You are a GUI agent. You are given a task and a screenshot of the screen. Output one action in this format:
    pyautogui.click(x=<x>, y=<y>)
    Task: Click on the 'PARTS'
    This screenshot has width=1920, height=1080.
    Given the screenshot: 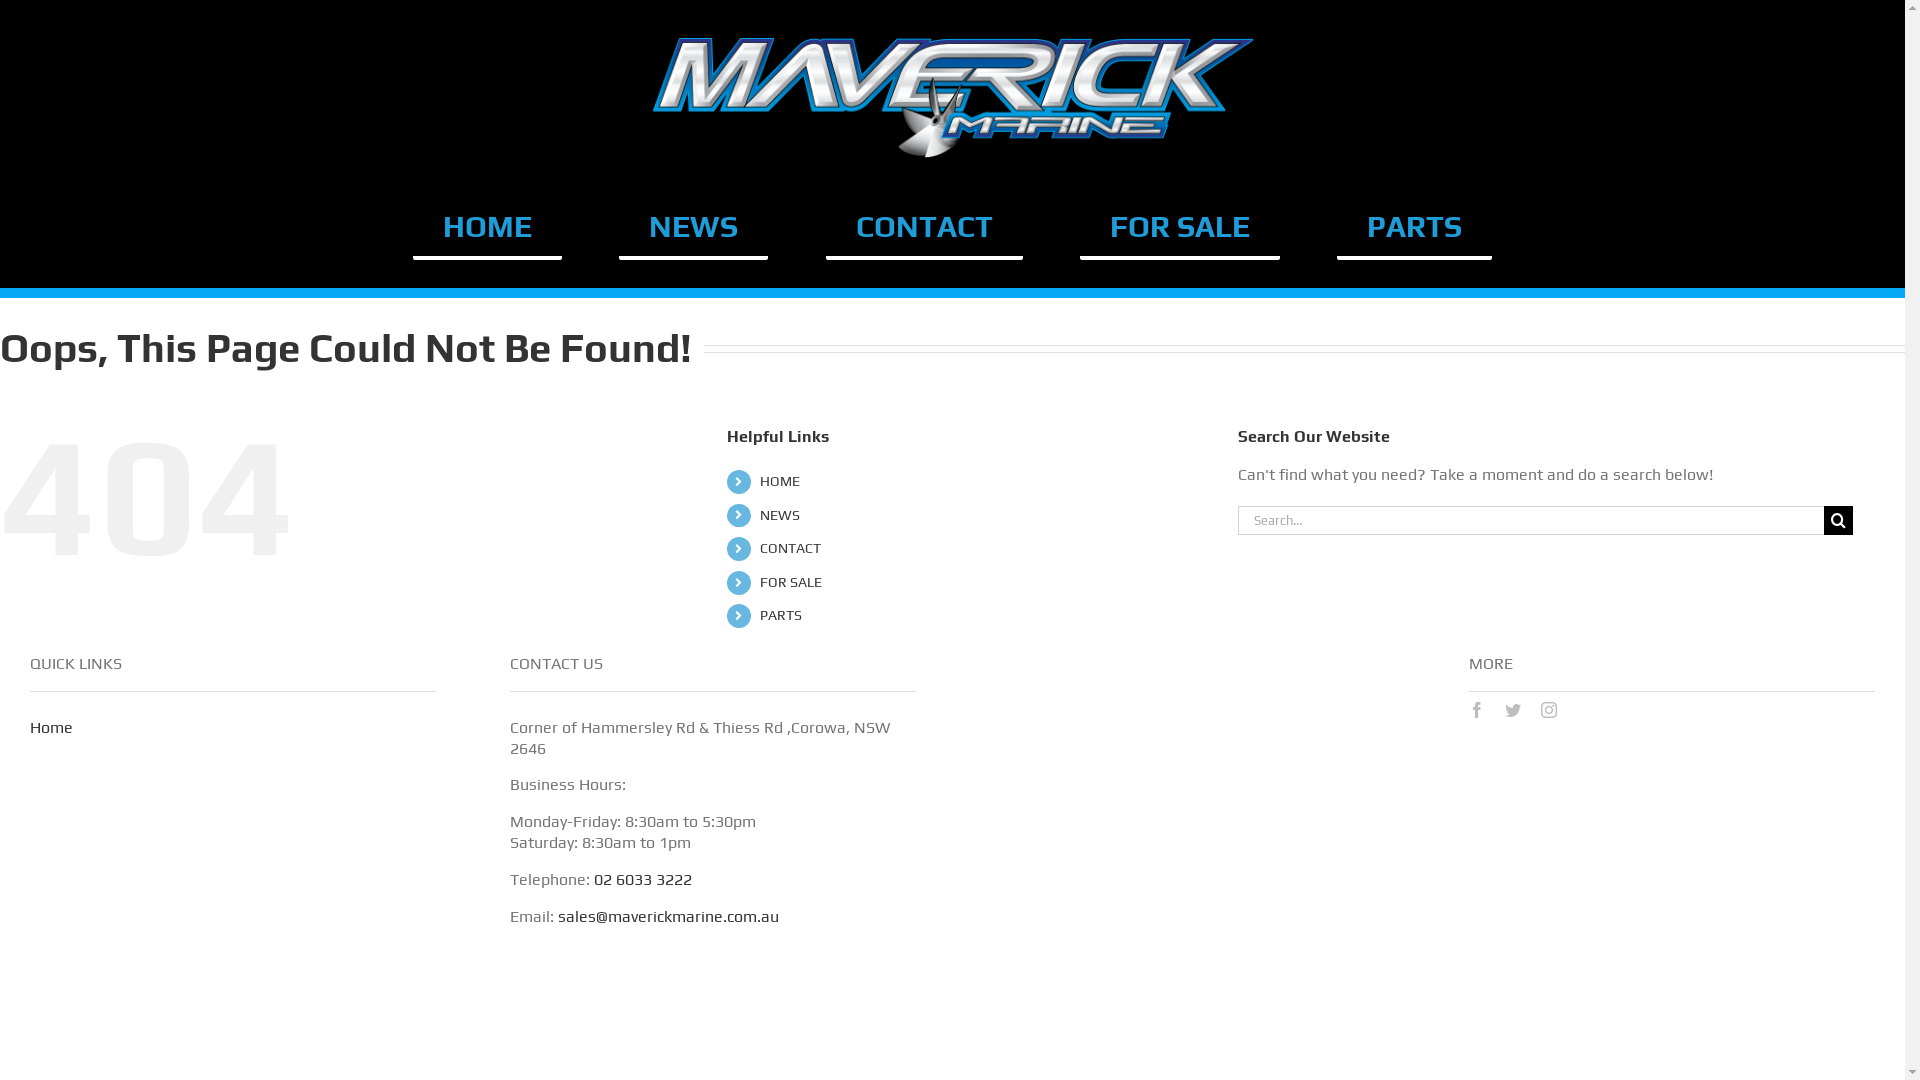 What is the action you would take?
    pyautogui.click(x=1413, y=227)
    